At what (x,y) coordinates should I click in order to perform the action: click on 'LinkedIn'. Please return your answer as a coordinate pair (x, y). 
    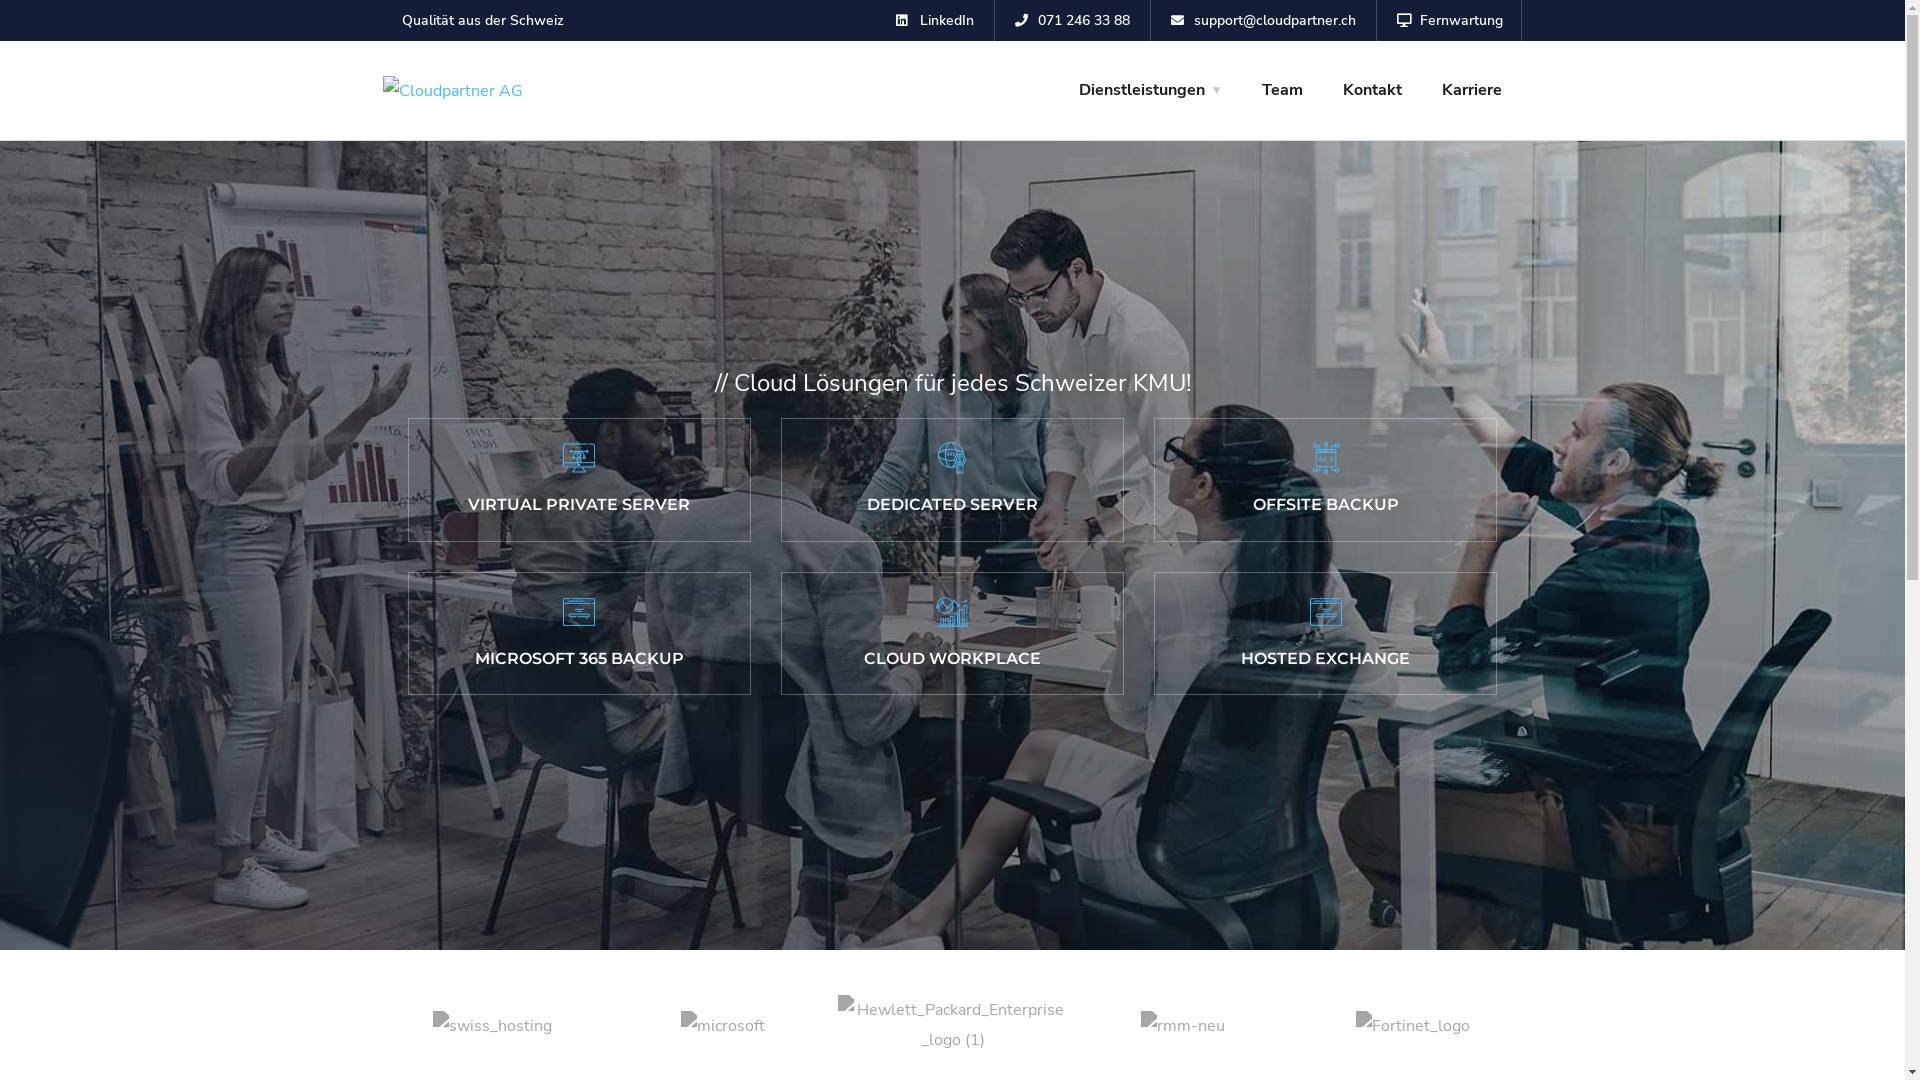
    Looking at the image, I should click on (933, 20).